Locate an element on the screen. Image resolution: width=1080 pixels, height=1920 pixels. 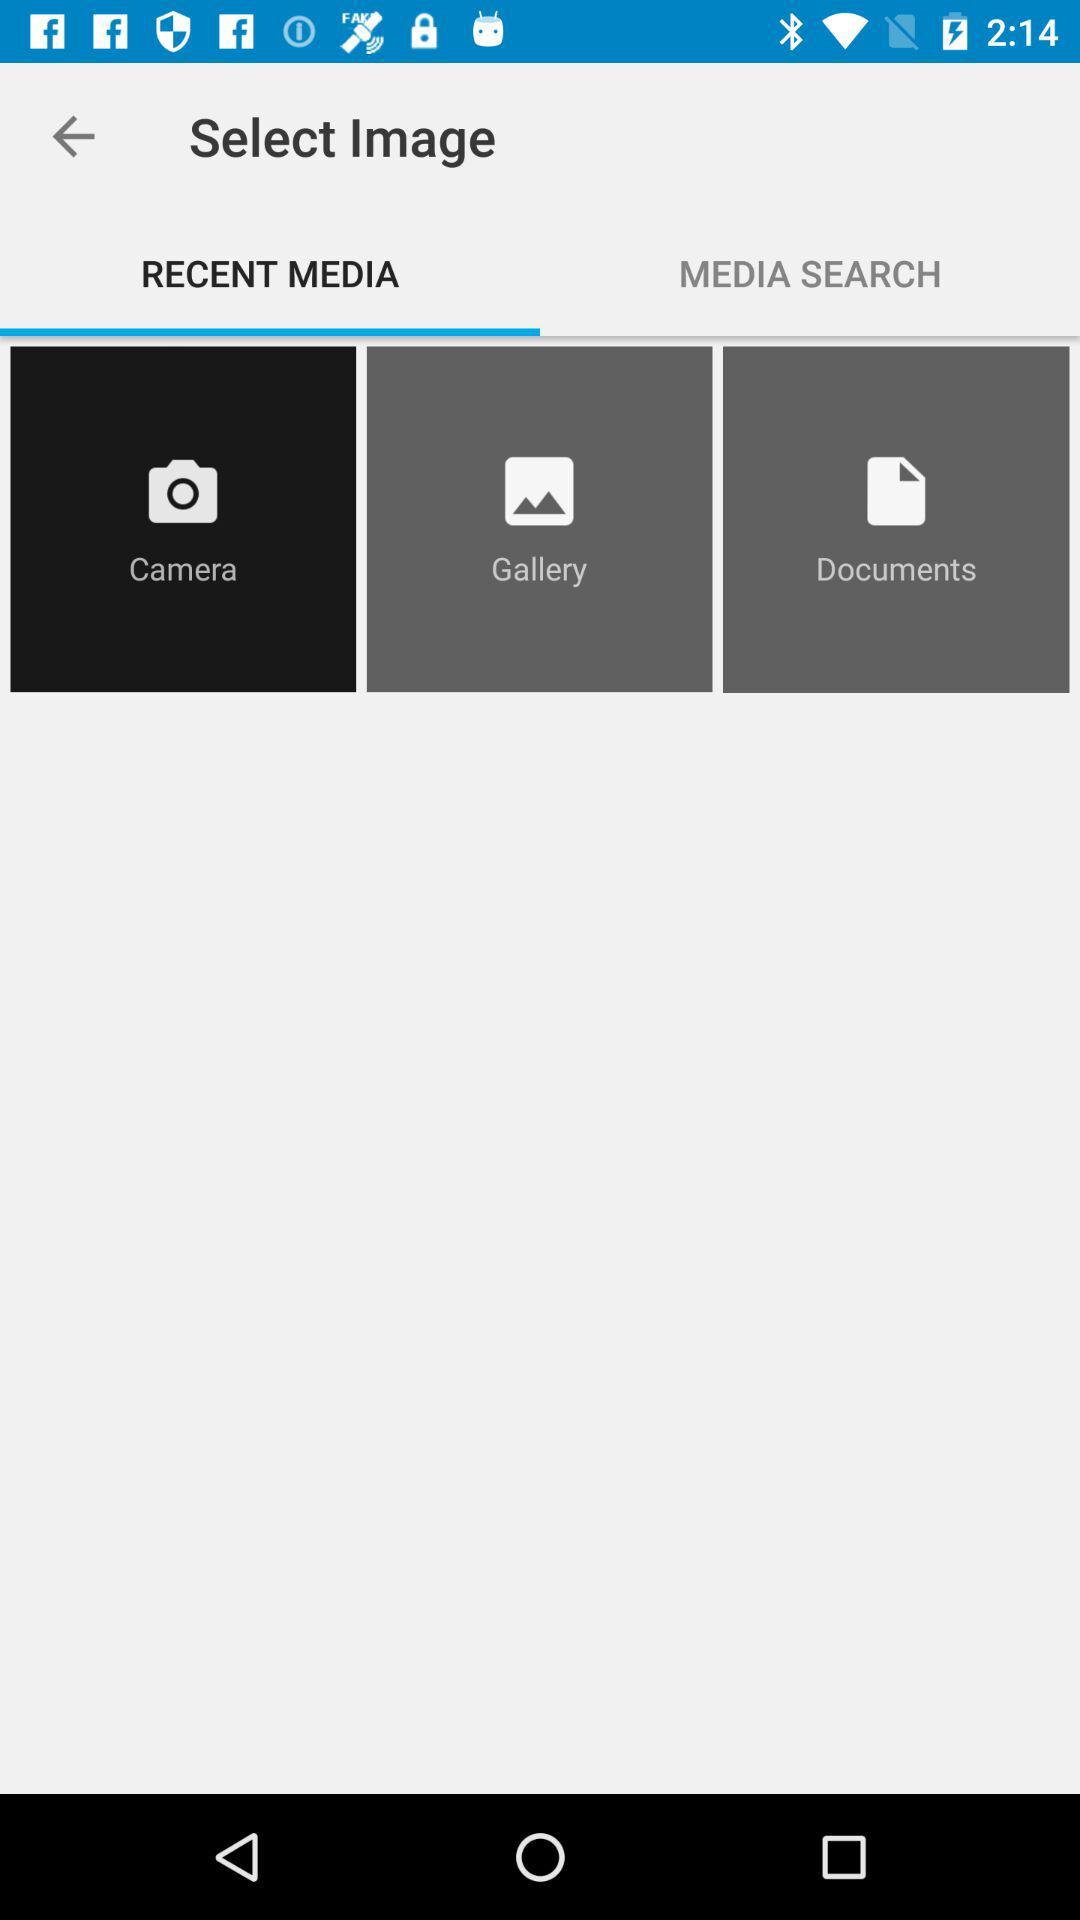
item next to the select image icon is located at coordinates (72, 135).